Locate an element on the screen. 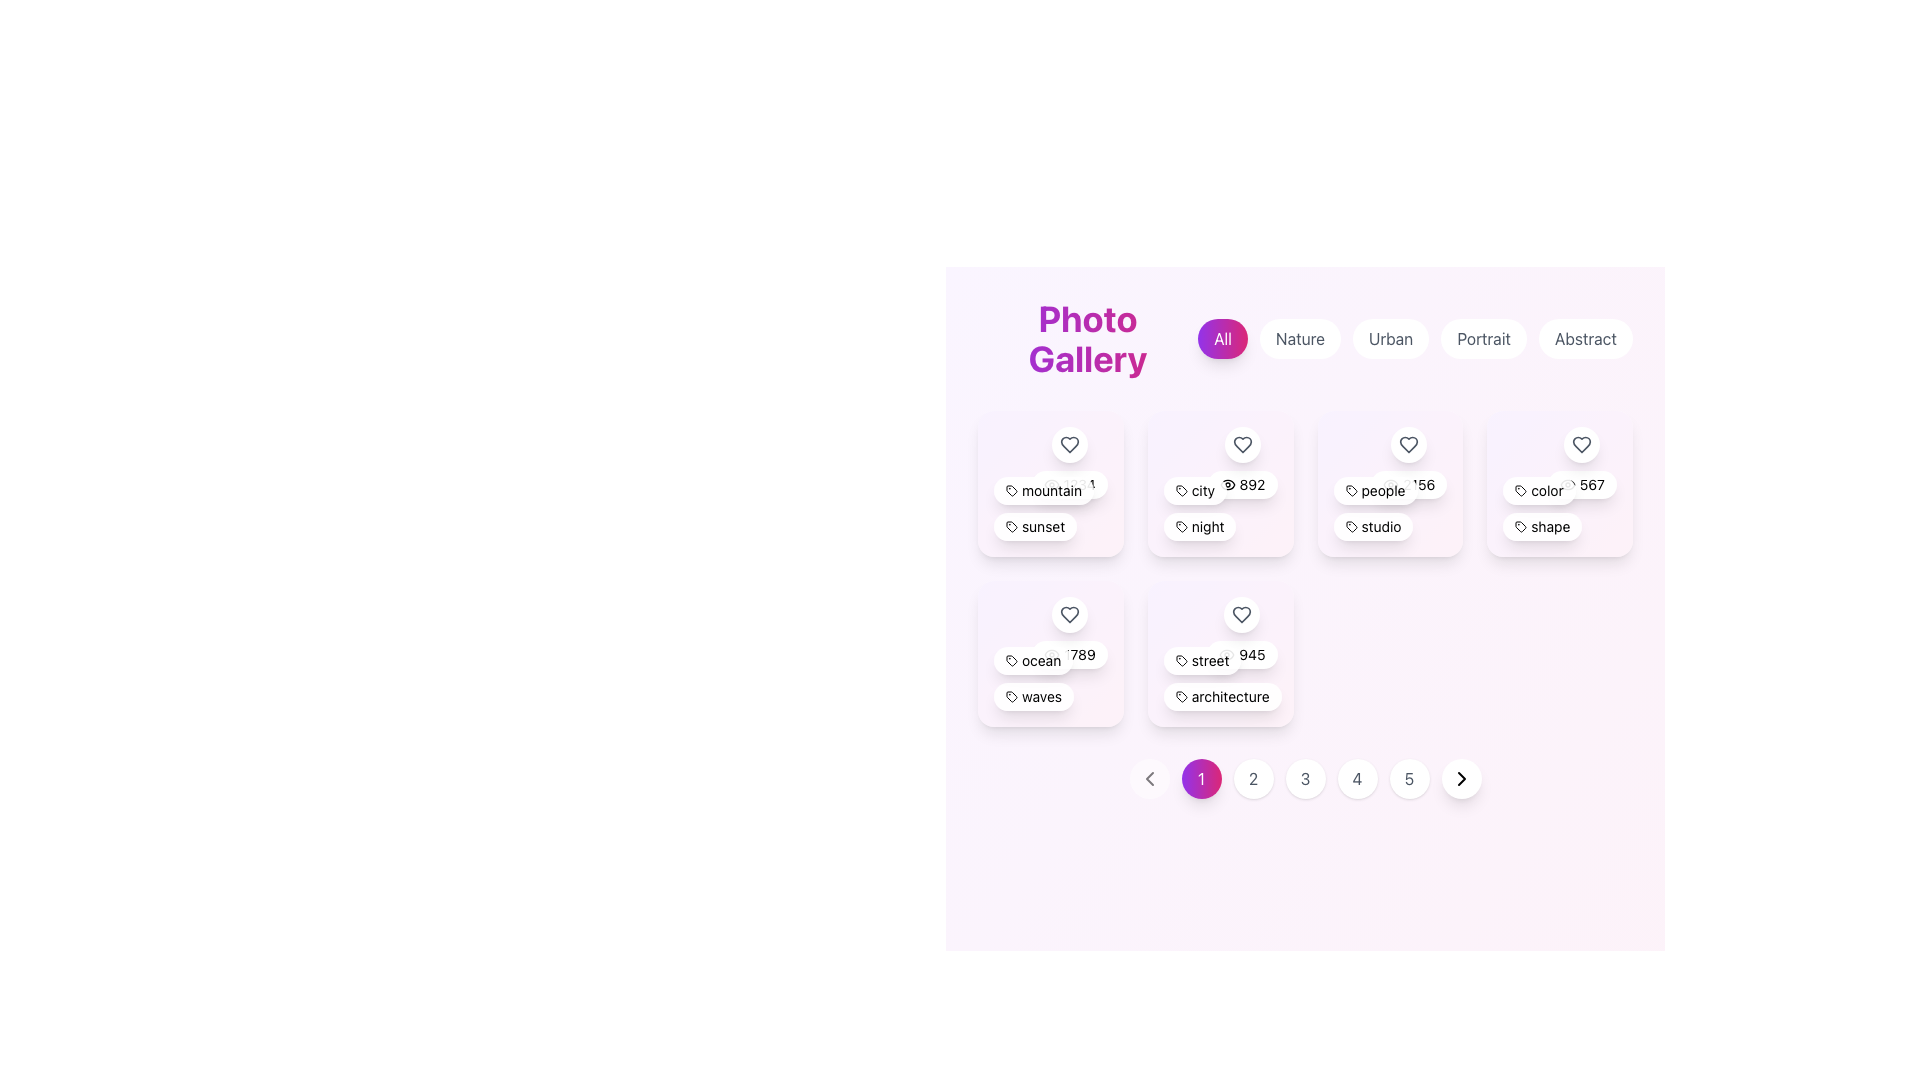  the heart-shaped icon button located in the top-right corner of the third grid card in the second row of the gallery layout is located at coordinates (1069, 613).